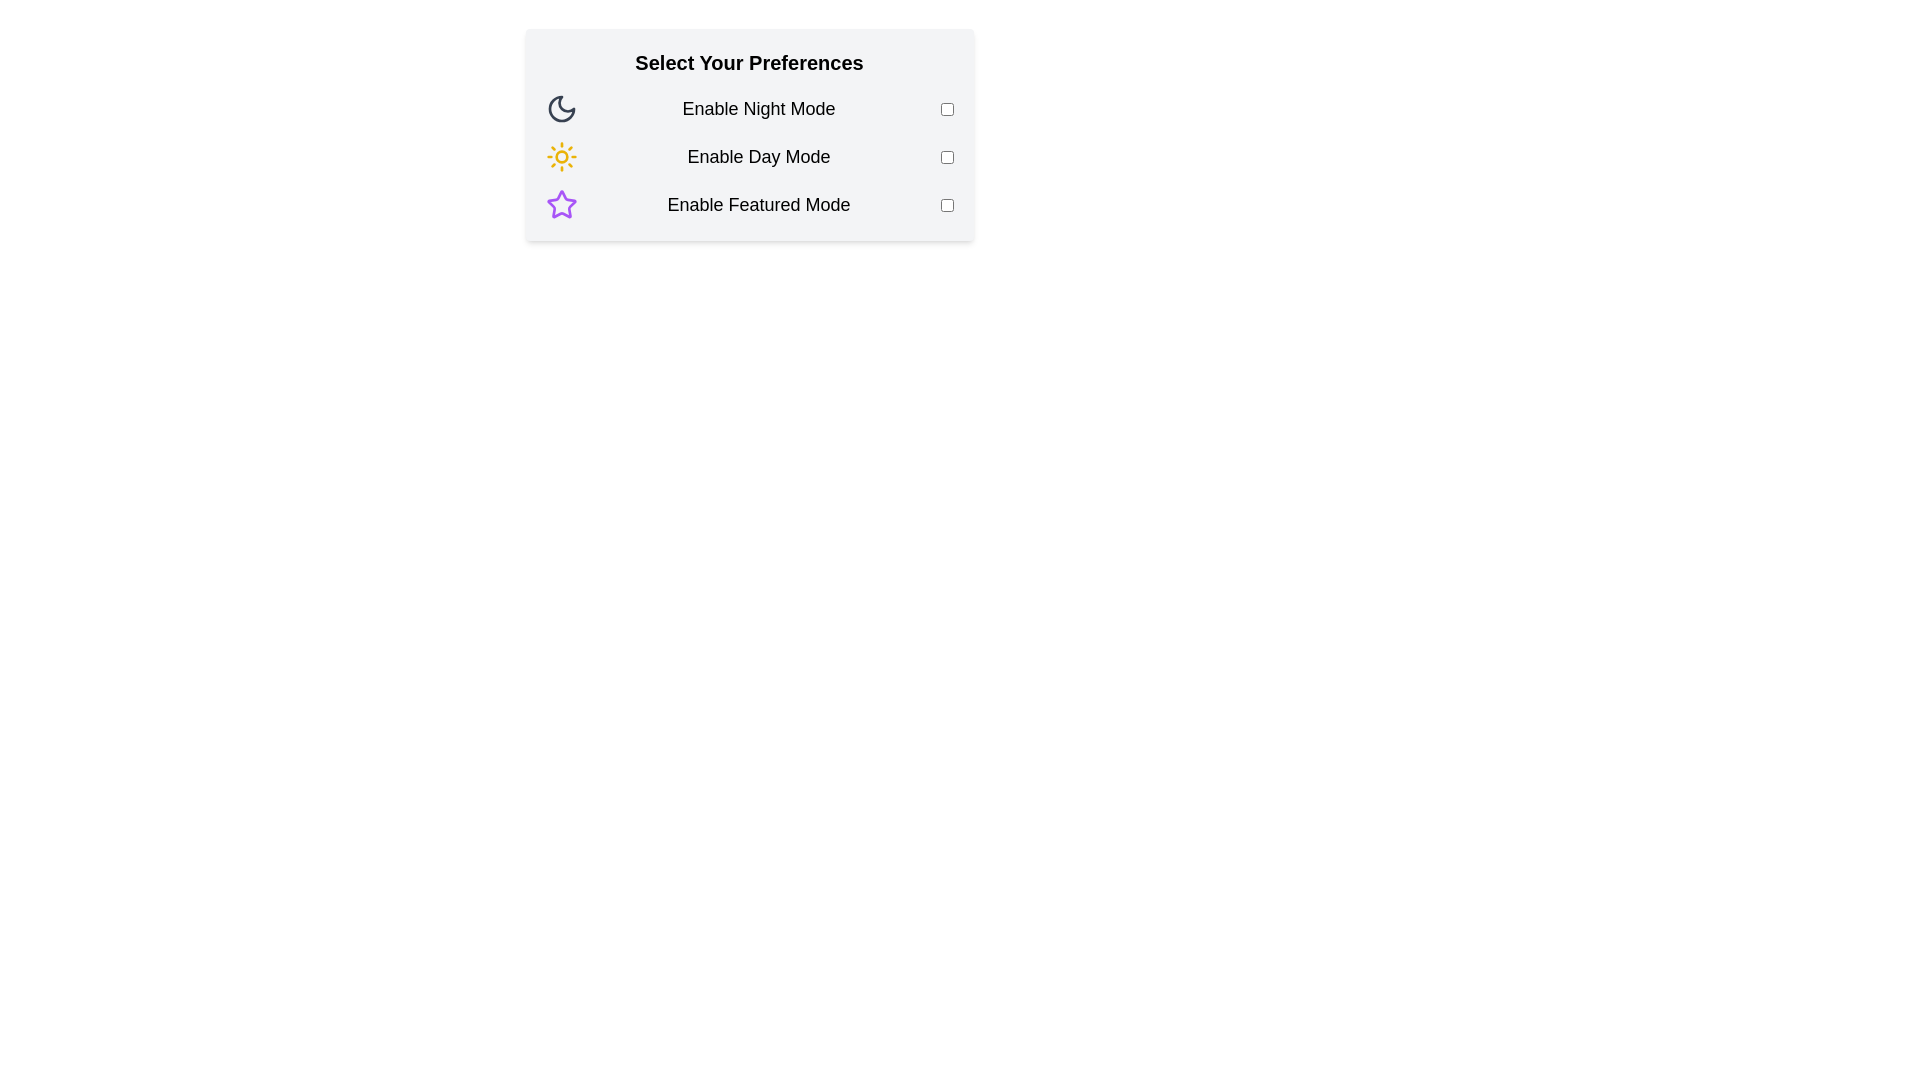 This screenshot has height=1080, width=1920. What do you see at coordinates (757, 204) in the screenshot?
I see `the text label that describes the third option in the user preferences, which follows 'Enable Night Mode' and 'Enable Day Mode', and is adjacent to a checkbox` at bounding box center [757, 204].